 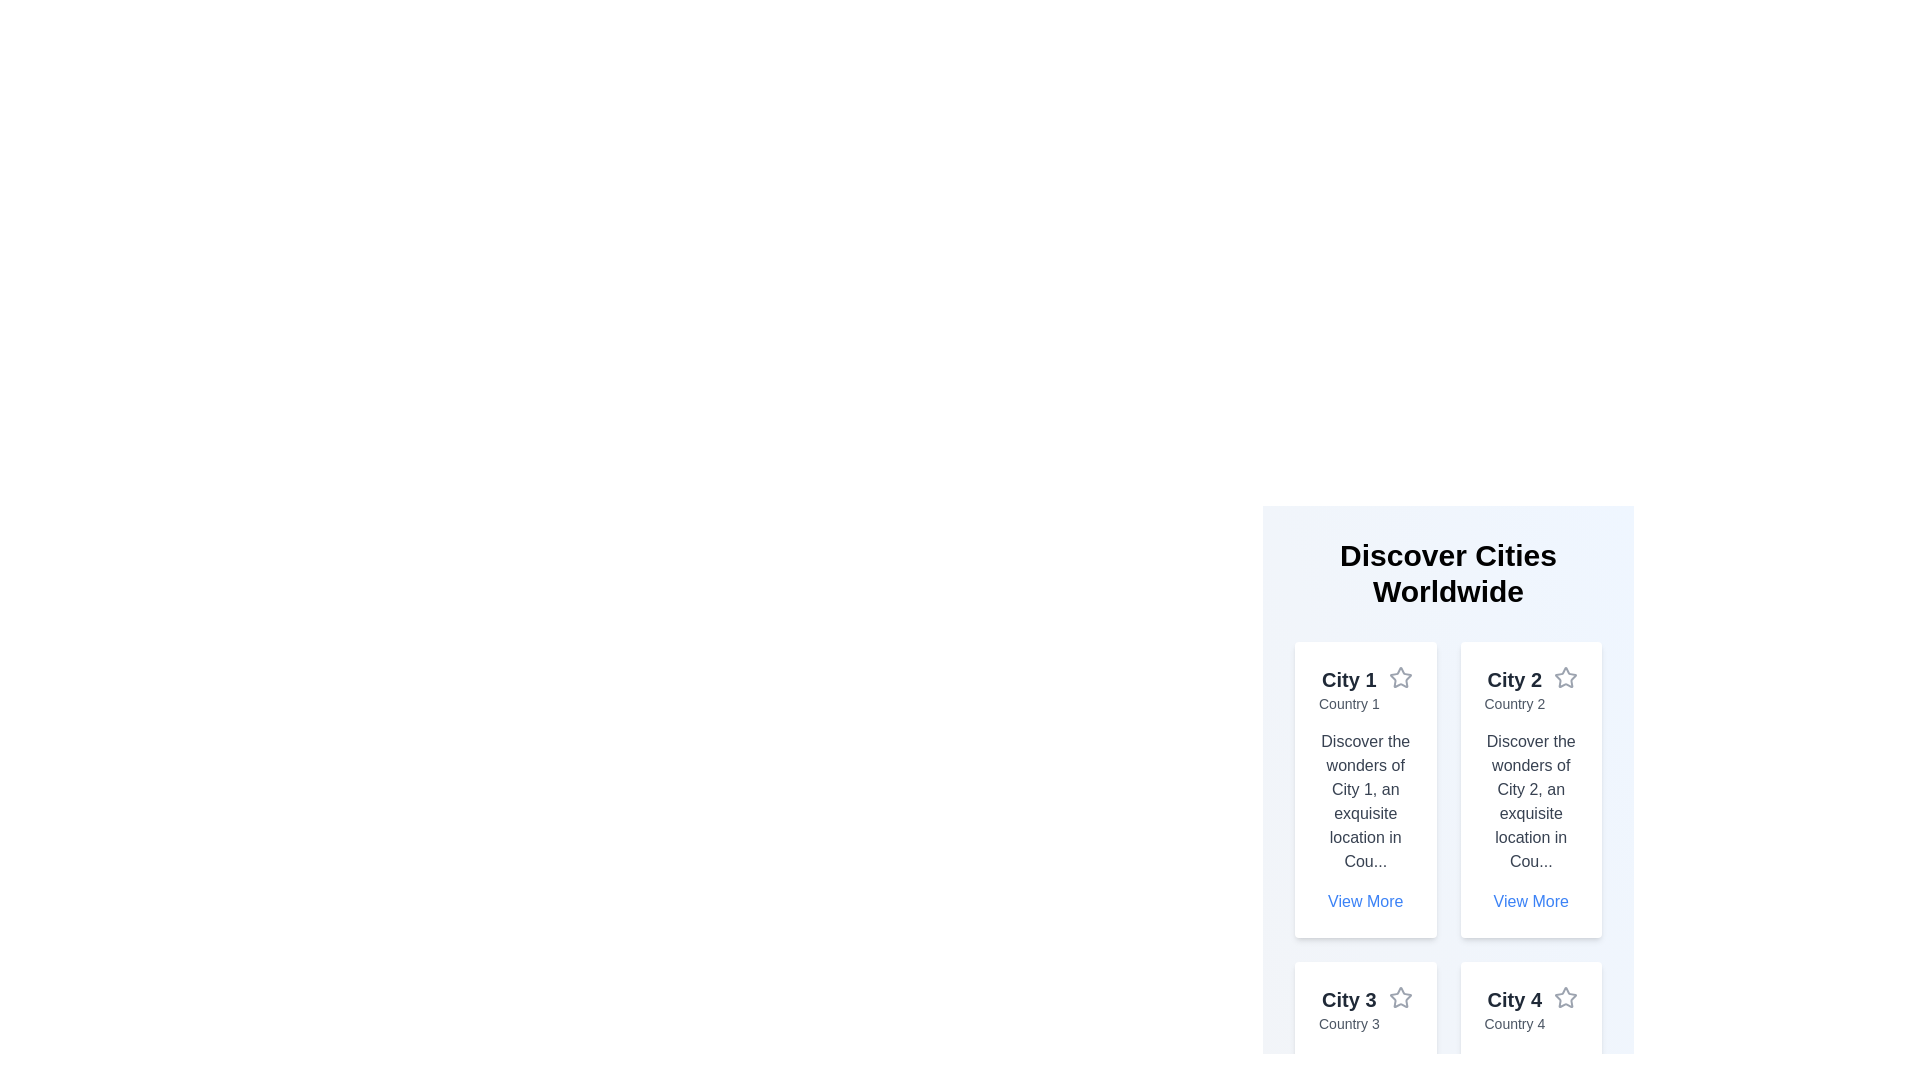 What do you see at coordinates (1399, 998) in the screenshot?
I see `the star icon in the card for 'City 3' and 'Country 3' to favorite or un-favorite the content` at bounding box center [1399, 998].